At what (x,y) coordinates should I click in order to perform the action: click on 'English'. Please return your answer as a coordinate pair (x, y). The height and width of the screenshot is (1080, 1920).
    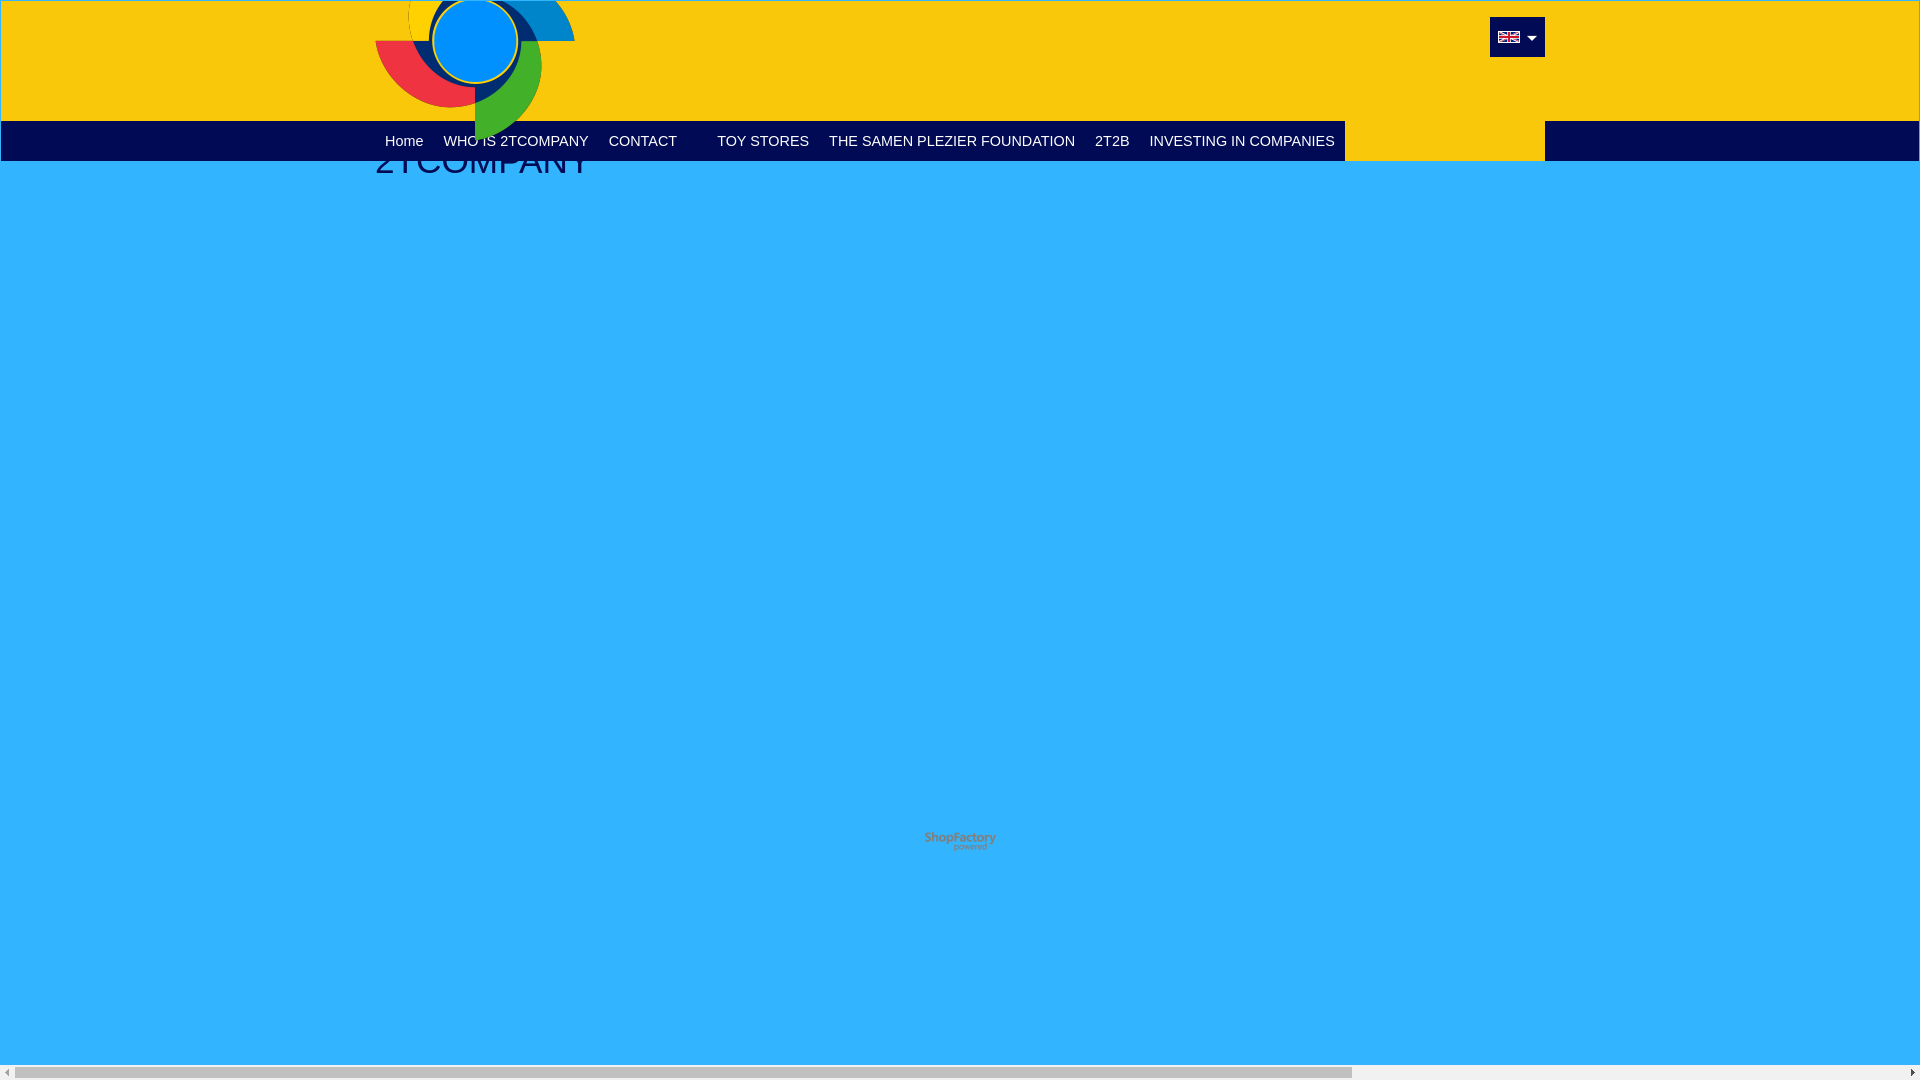
    Looking at the image, I should click on (1508, 37).